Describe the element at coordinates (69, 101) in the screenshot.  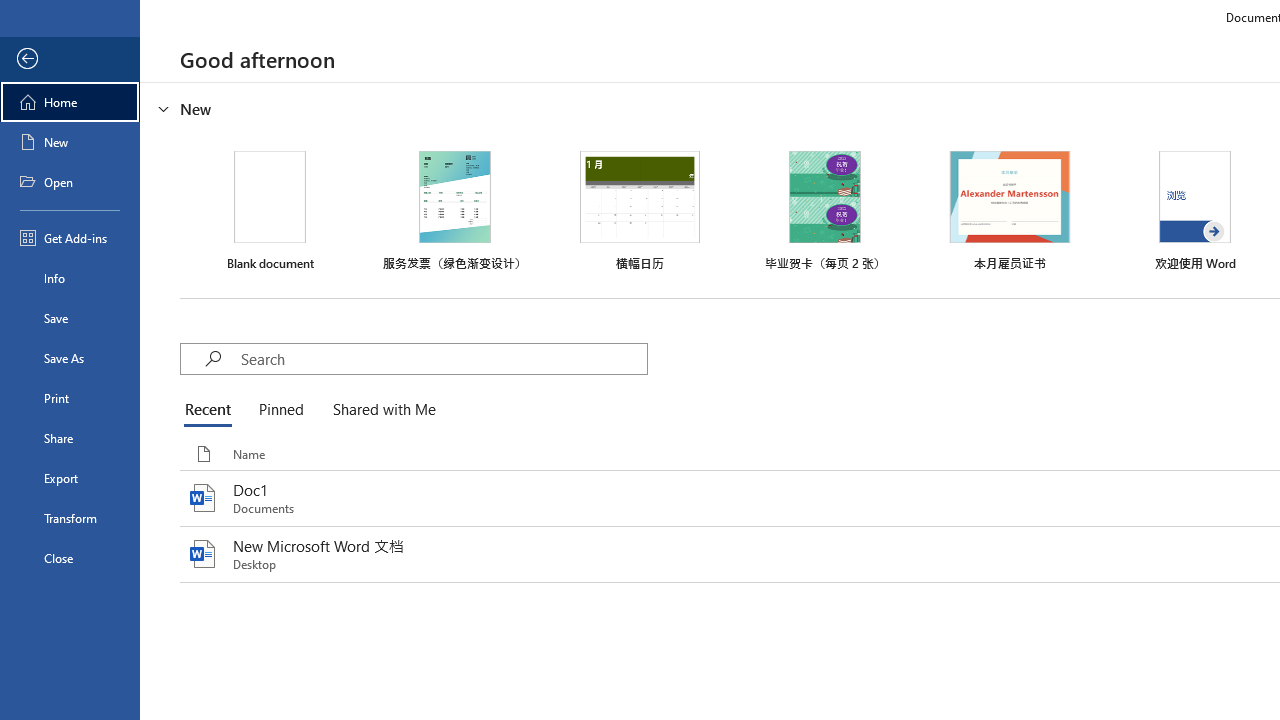
I see `'Home'` at that location.